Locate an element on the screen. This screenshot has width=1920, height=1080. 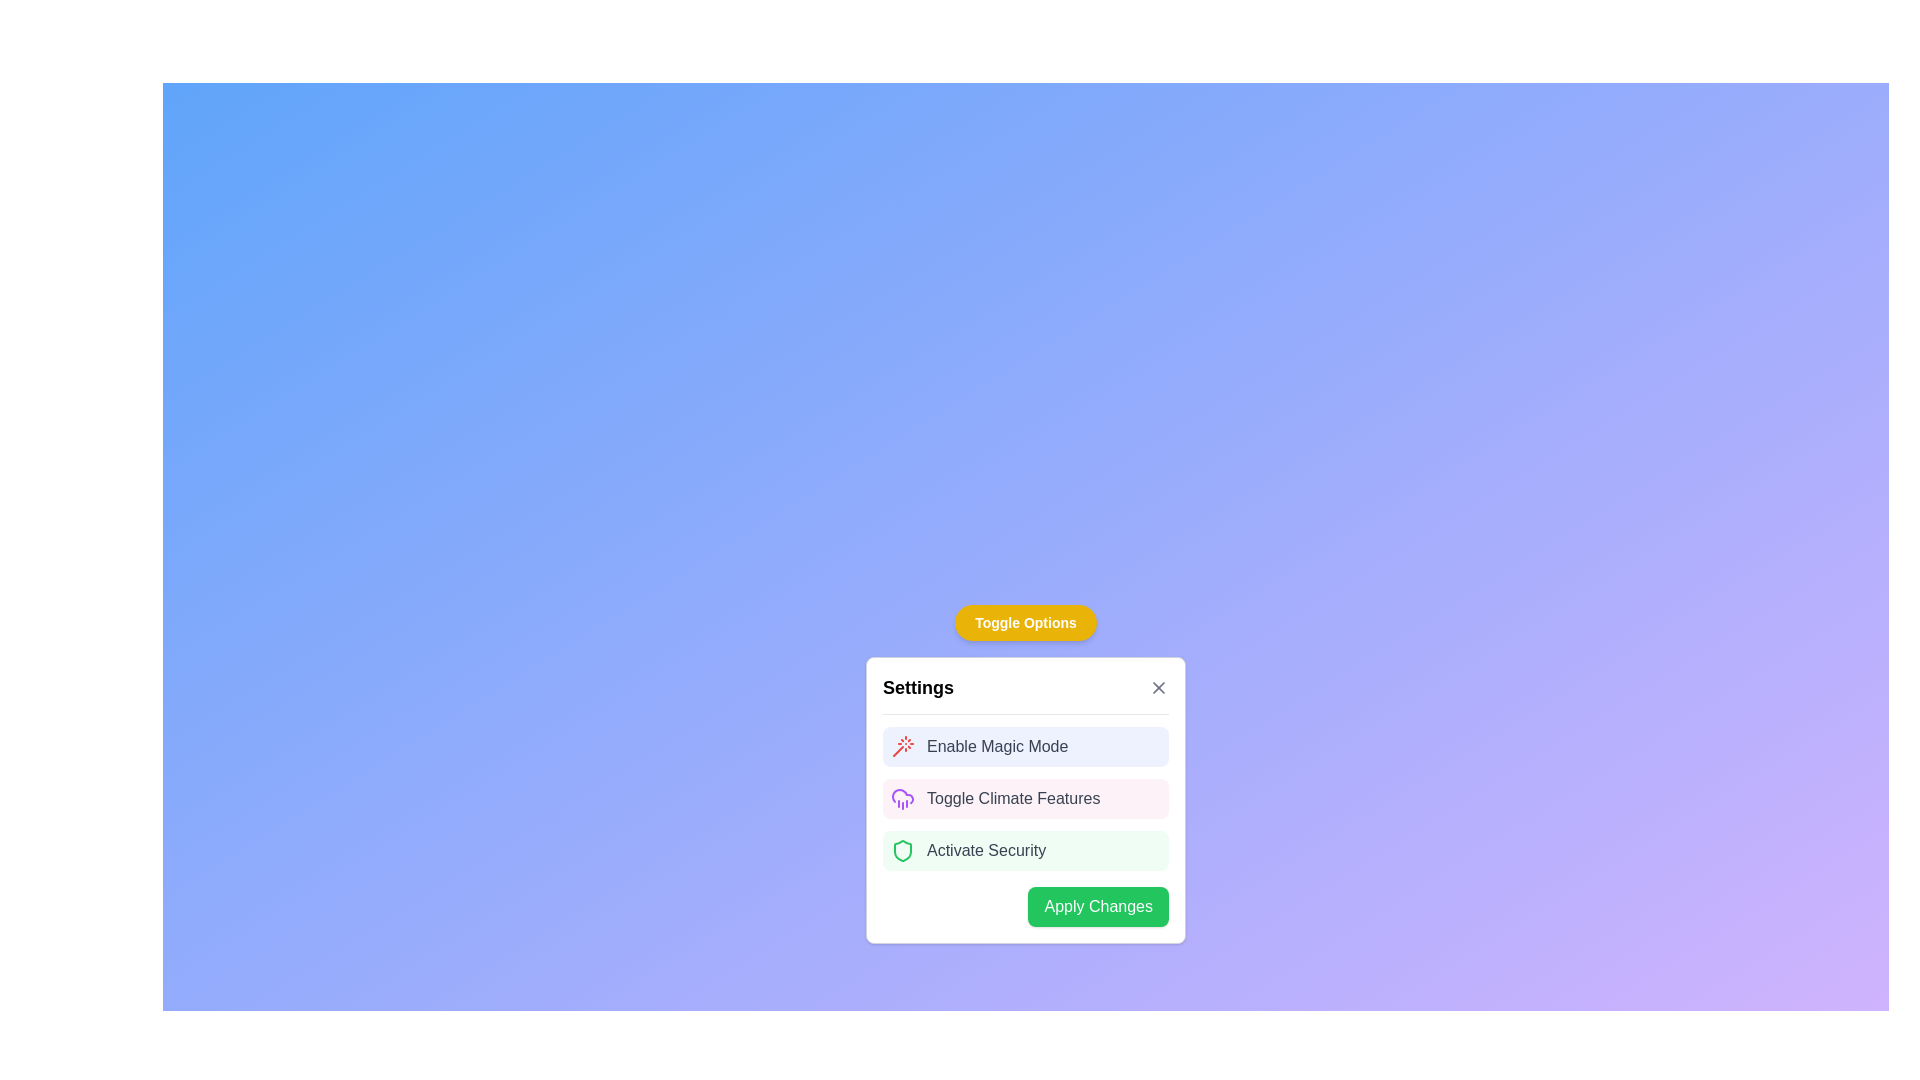
the SVG shield icon with a green stroke that is part of the 'Activate Security' setting option, positioned to the far left within its group is located at coordinates (901, 851).